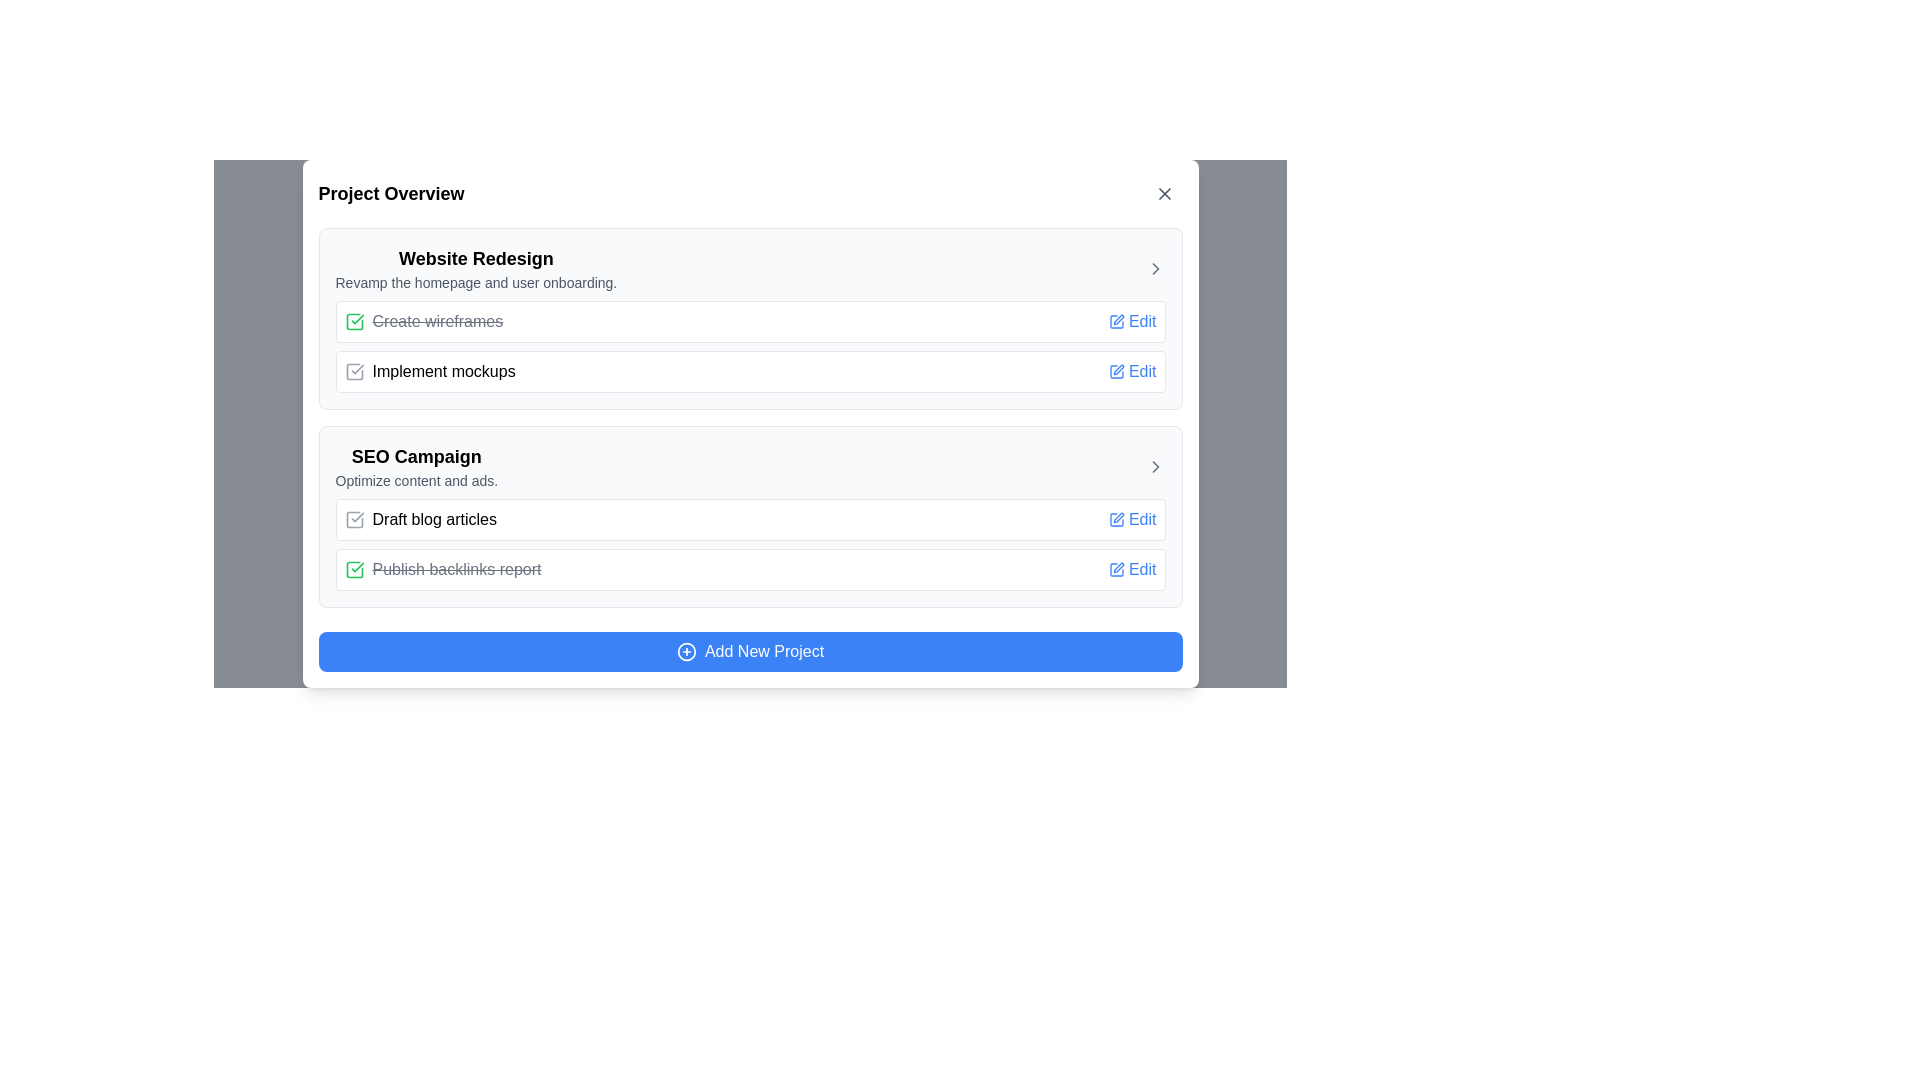  Describe the element at coordinates (686, 651) in the screenshot. I see `the 'Add New' icon located on the left side of the 'Add New Project' button` at that location.